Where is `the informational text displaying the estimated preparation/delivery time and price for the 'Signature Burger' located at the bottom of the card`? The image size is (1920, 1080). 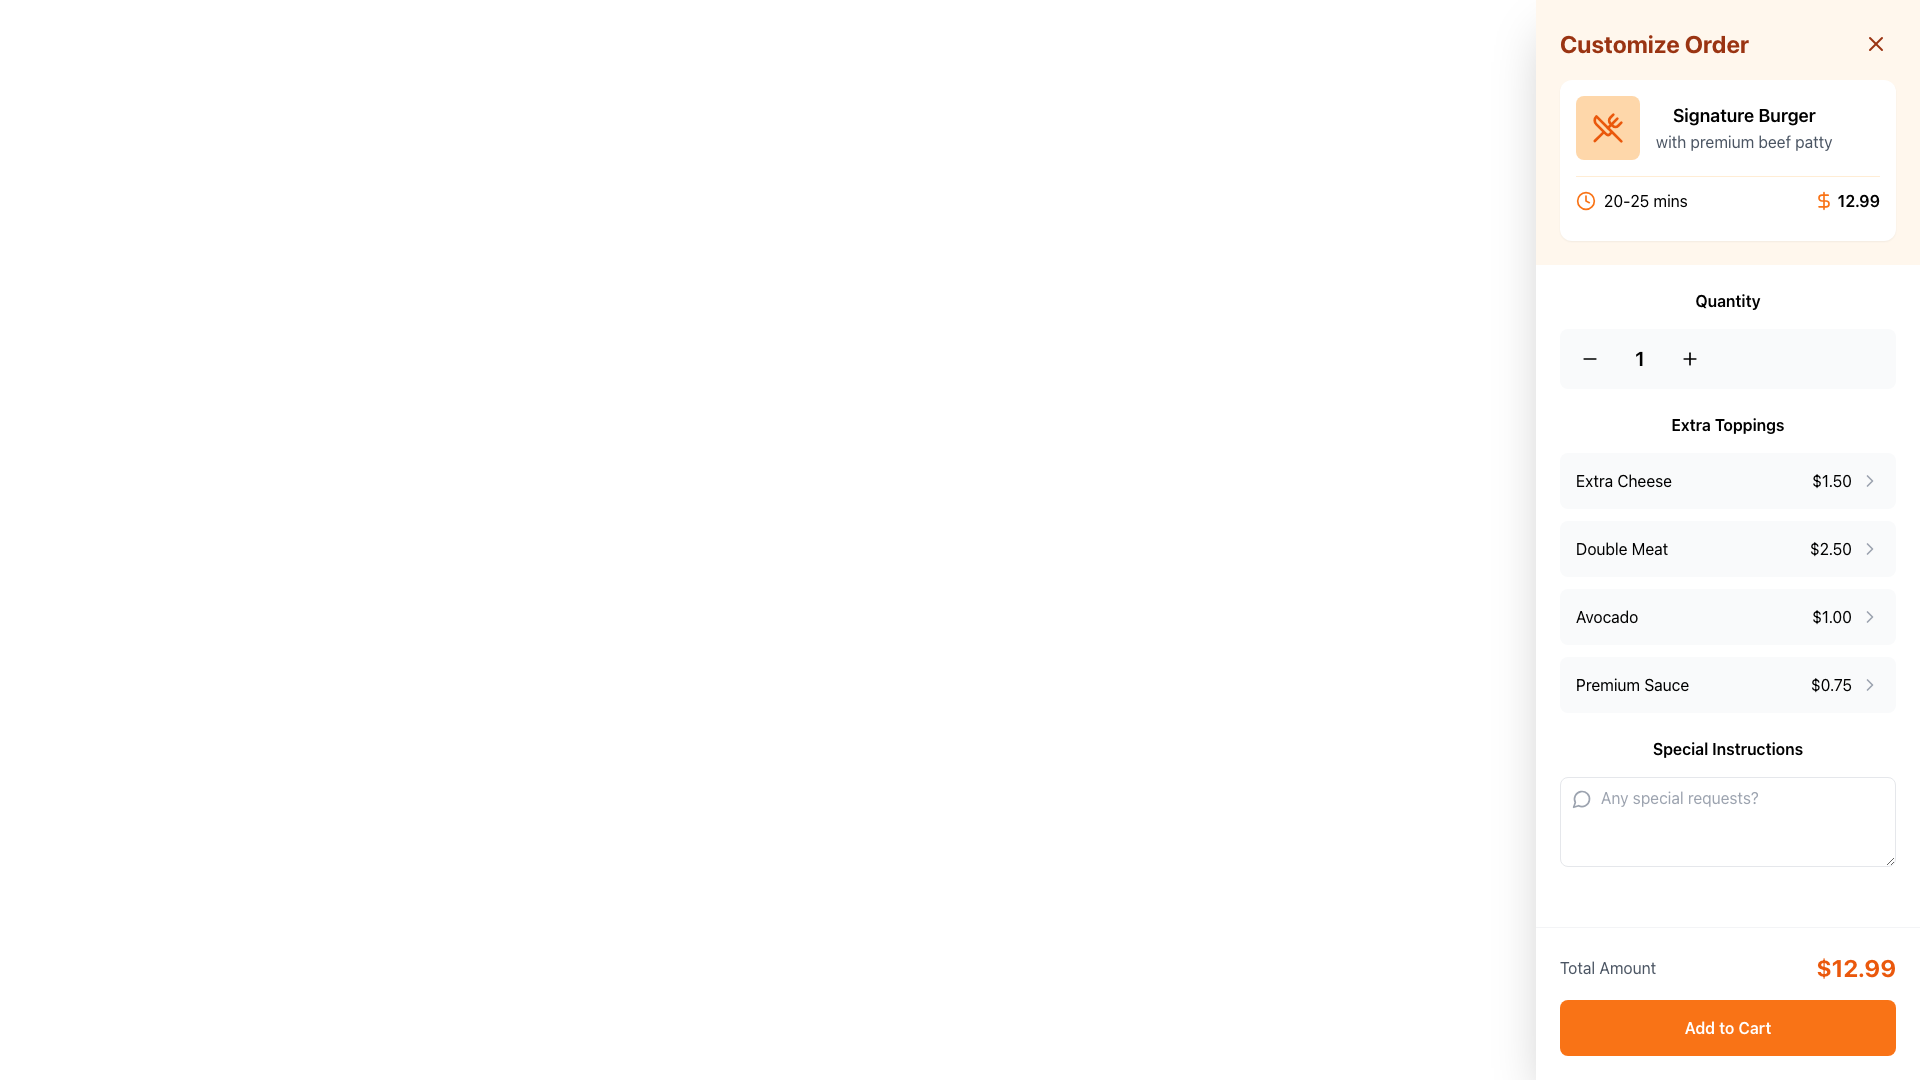
the informational text displaying the estimated preparation/delivery time and price for the 'Signature Burger' located at the bottom of the card is located at coordinates (1727, 200).